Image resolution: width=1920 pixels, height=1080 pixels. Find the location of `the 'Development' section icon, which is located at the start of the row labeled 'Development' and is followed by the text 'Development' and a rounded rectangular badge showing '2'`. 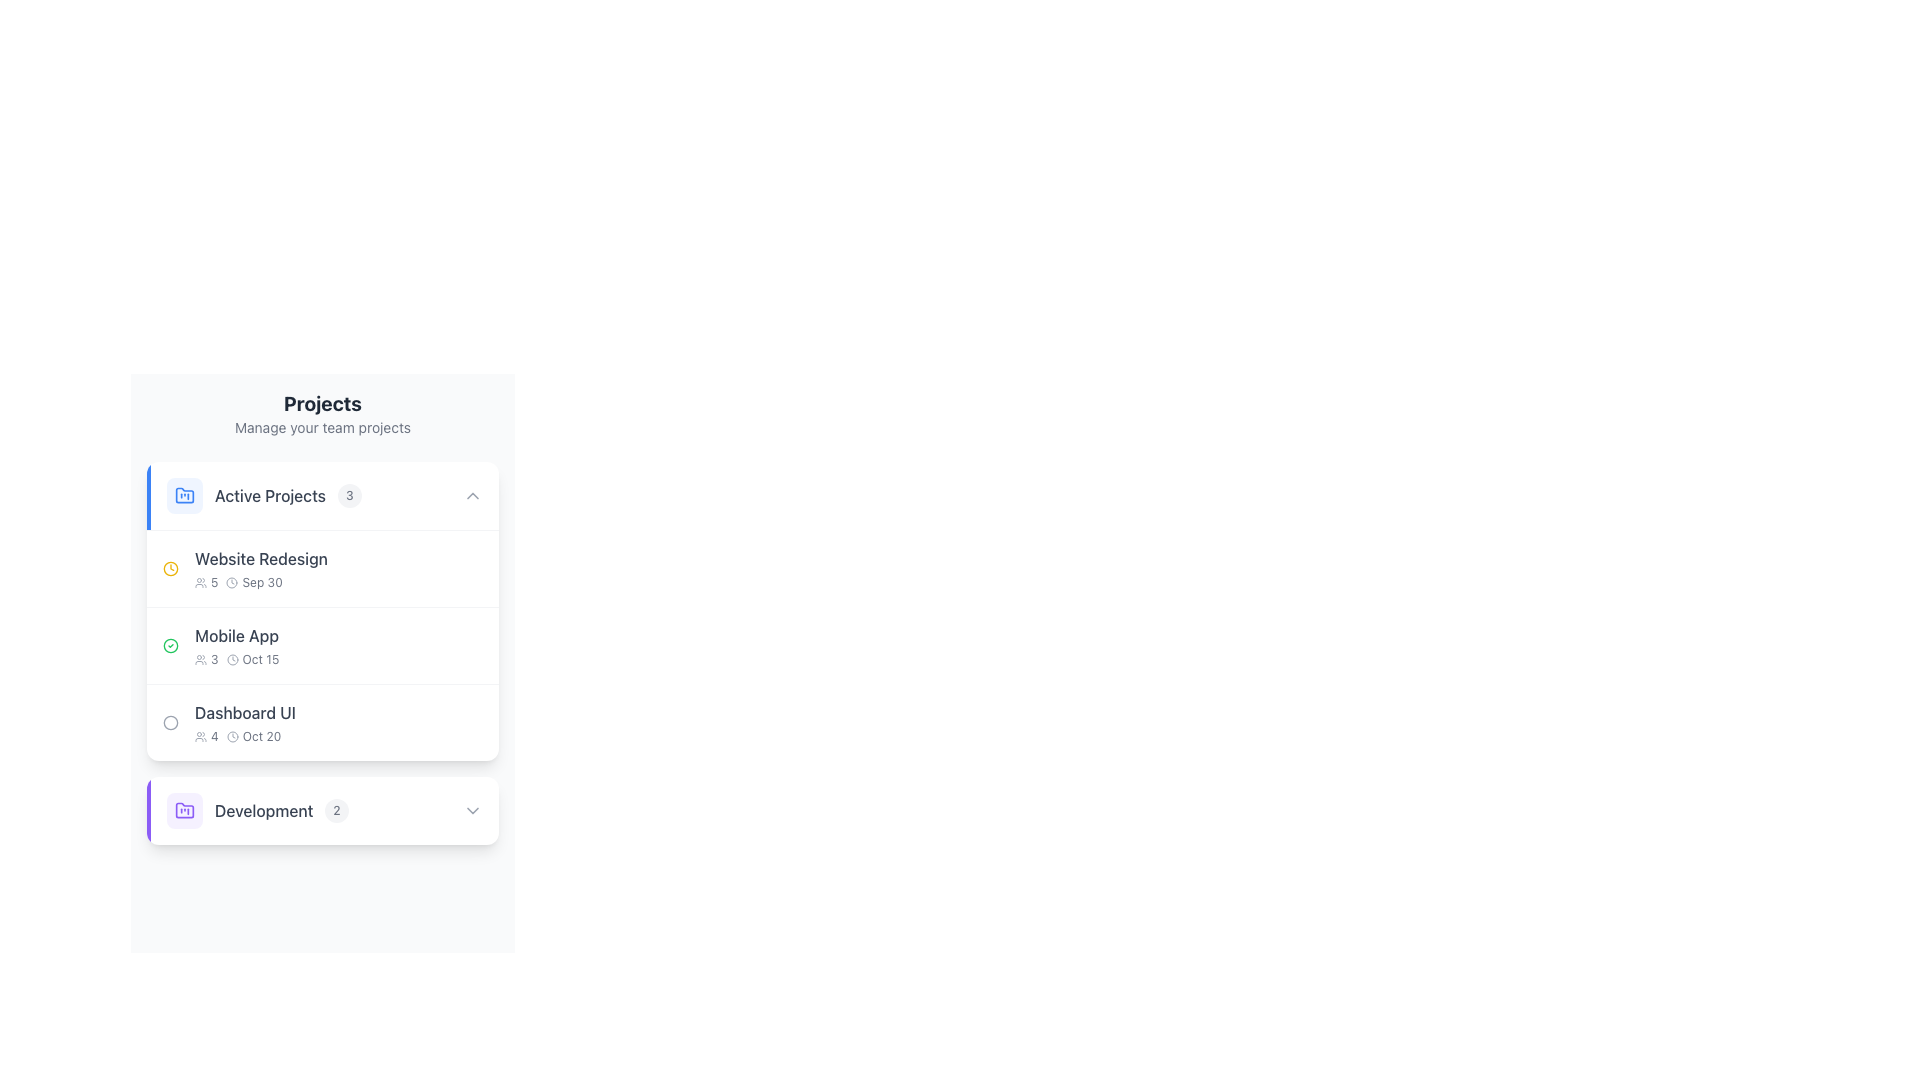

the 'Development' section icon, which is located at the start of the row labeled 'Development' and is followed by the text 'Development' and a rounded rectangular badge showing '2' is located at coordinates (185, 810).